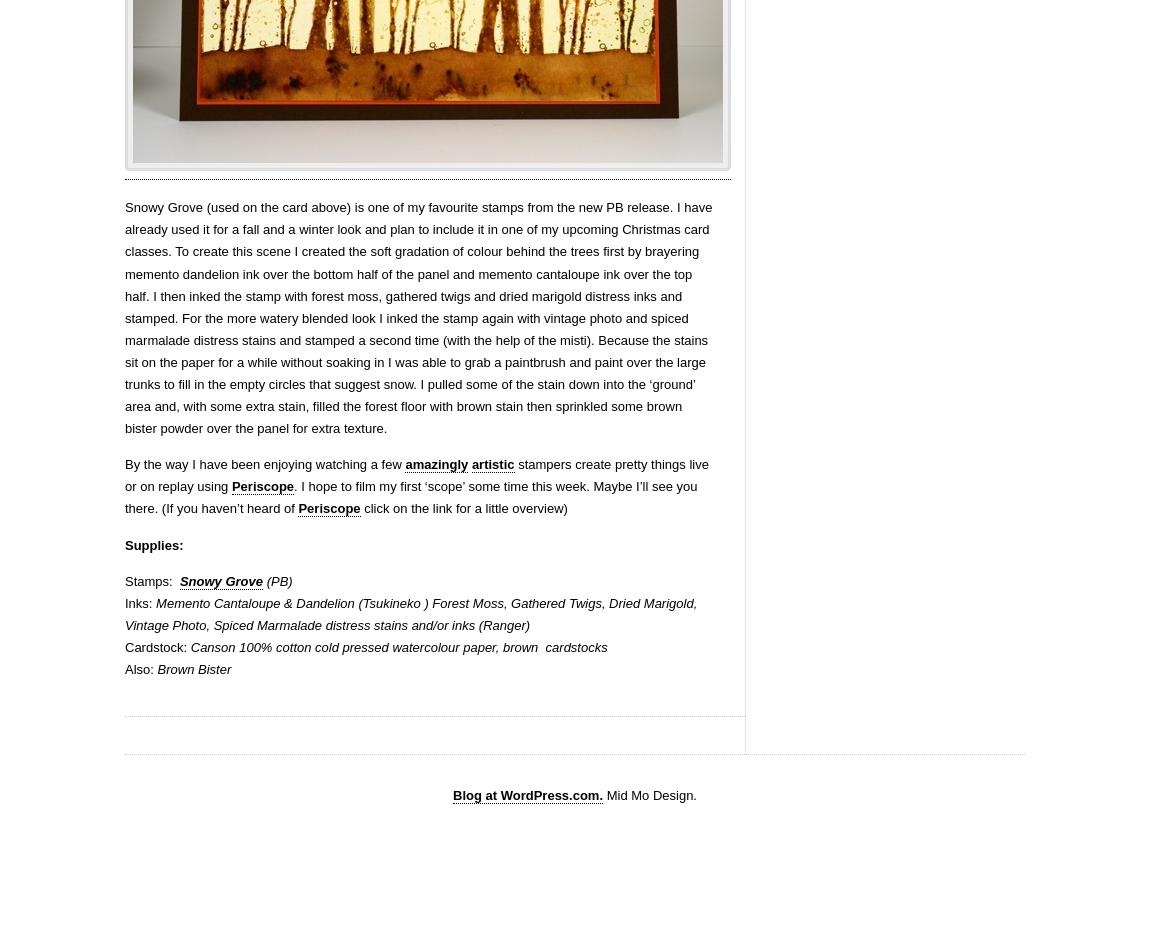  Describe the element at coordinates (210, 645) in the screenshot. I see `'Canson'` at that location.